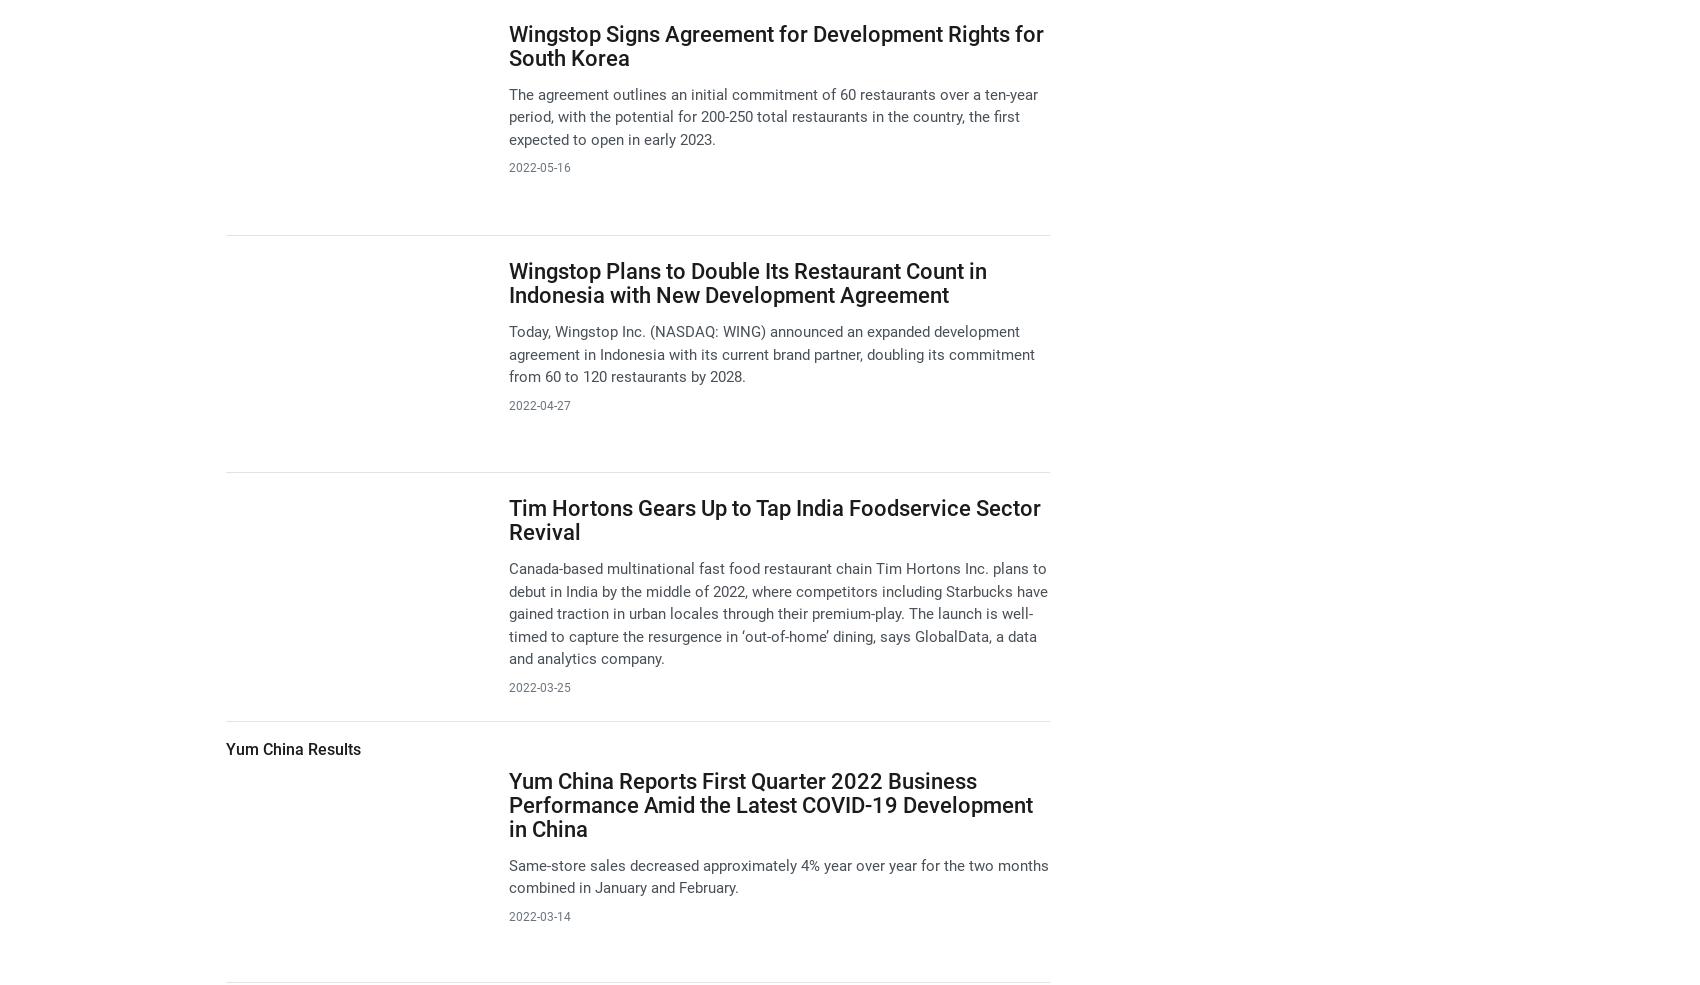 Image resolution: width=1700 pixels, height=985 pixels. What do you see at coordinates (538, 915) in the screenshot?
I see `'2022-03-14'` at bounding box center [538, 915].